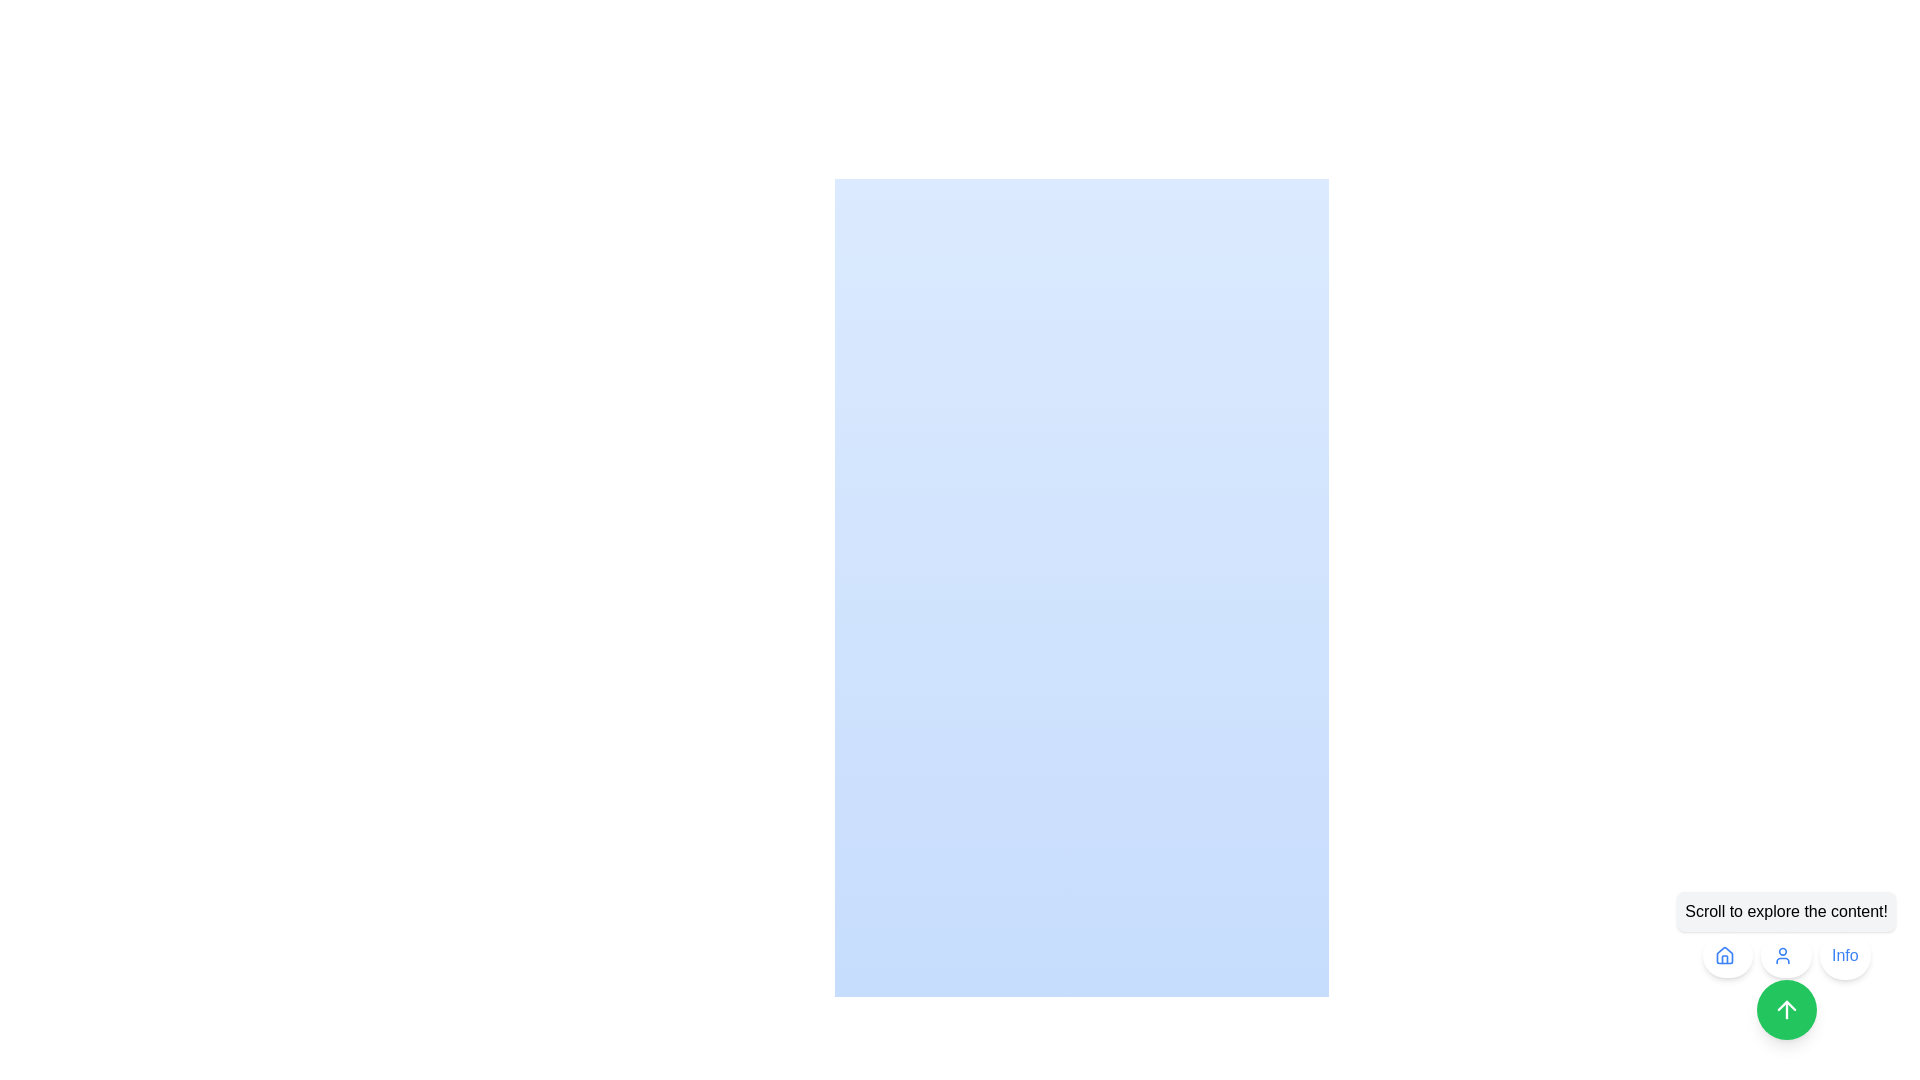 The height and width of the screenshot is (1080, 1920). Describe the element at coordinates (1786, 1010) in the screenshot. I see `the circular green button with a white upwards-pointing arrow icon to scroll upwards` at that location.